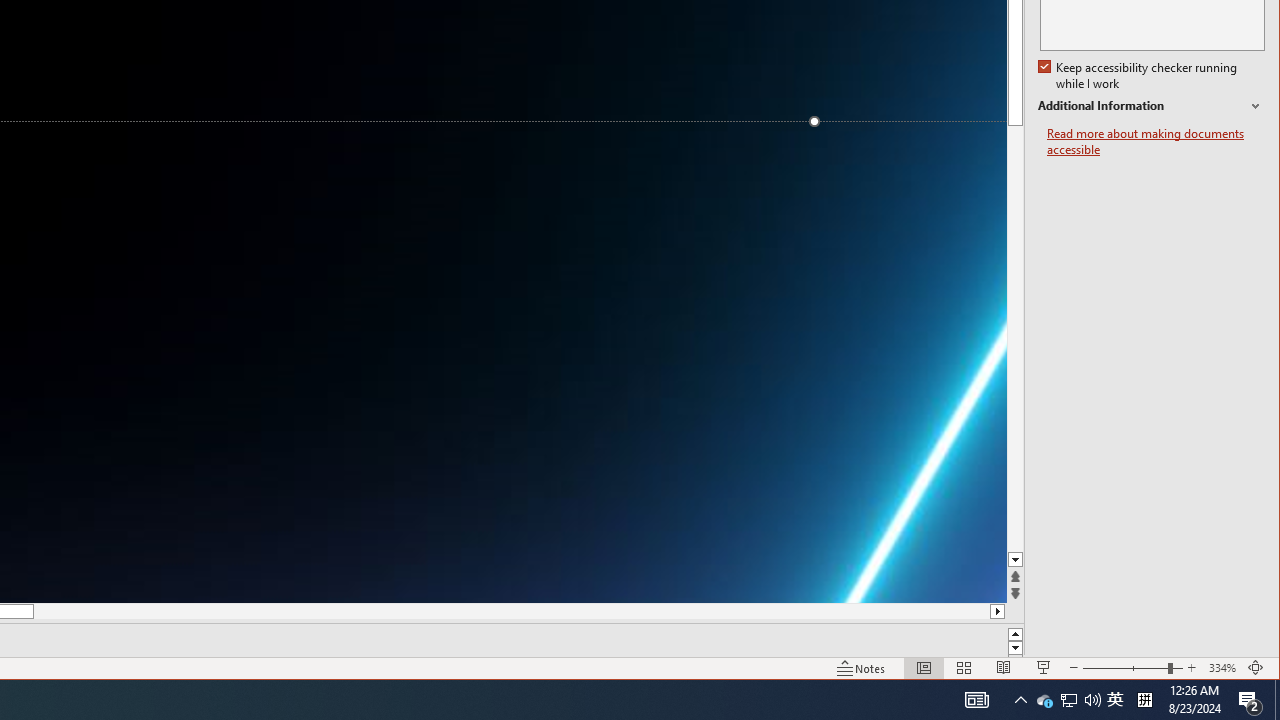 This screenshot has height=720, width=1280. Describe the element at coordinates (1221, 668) in the screenshot. I see `'Zoom 334%'` at that location.